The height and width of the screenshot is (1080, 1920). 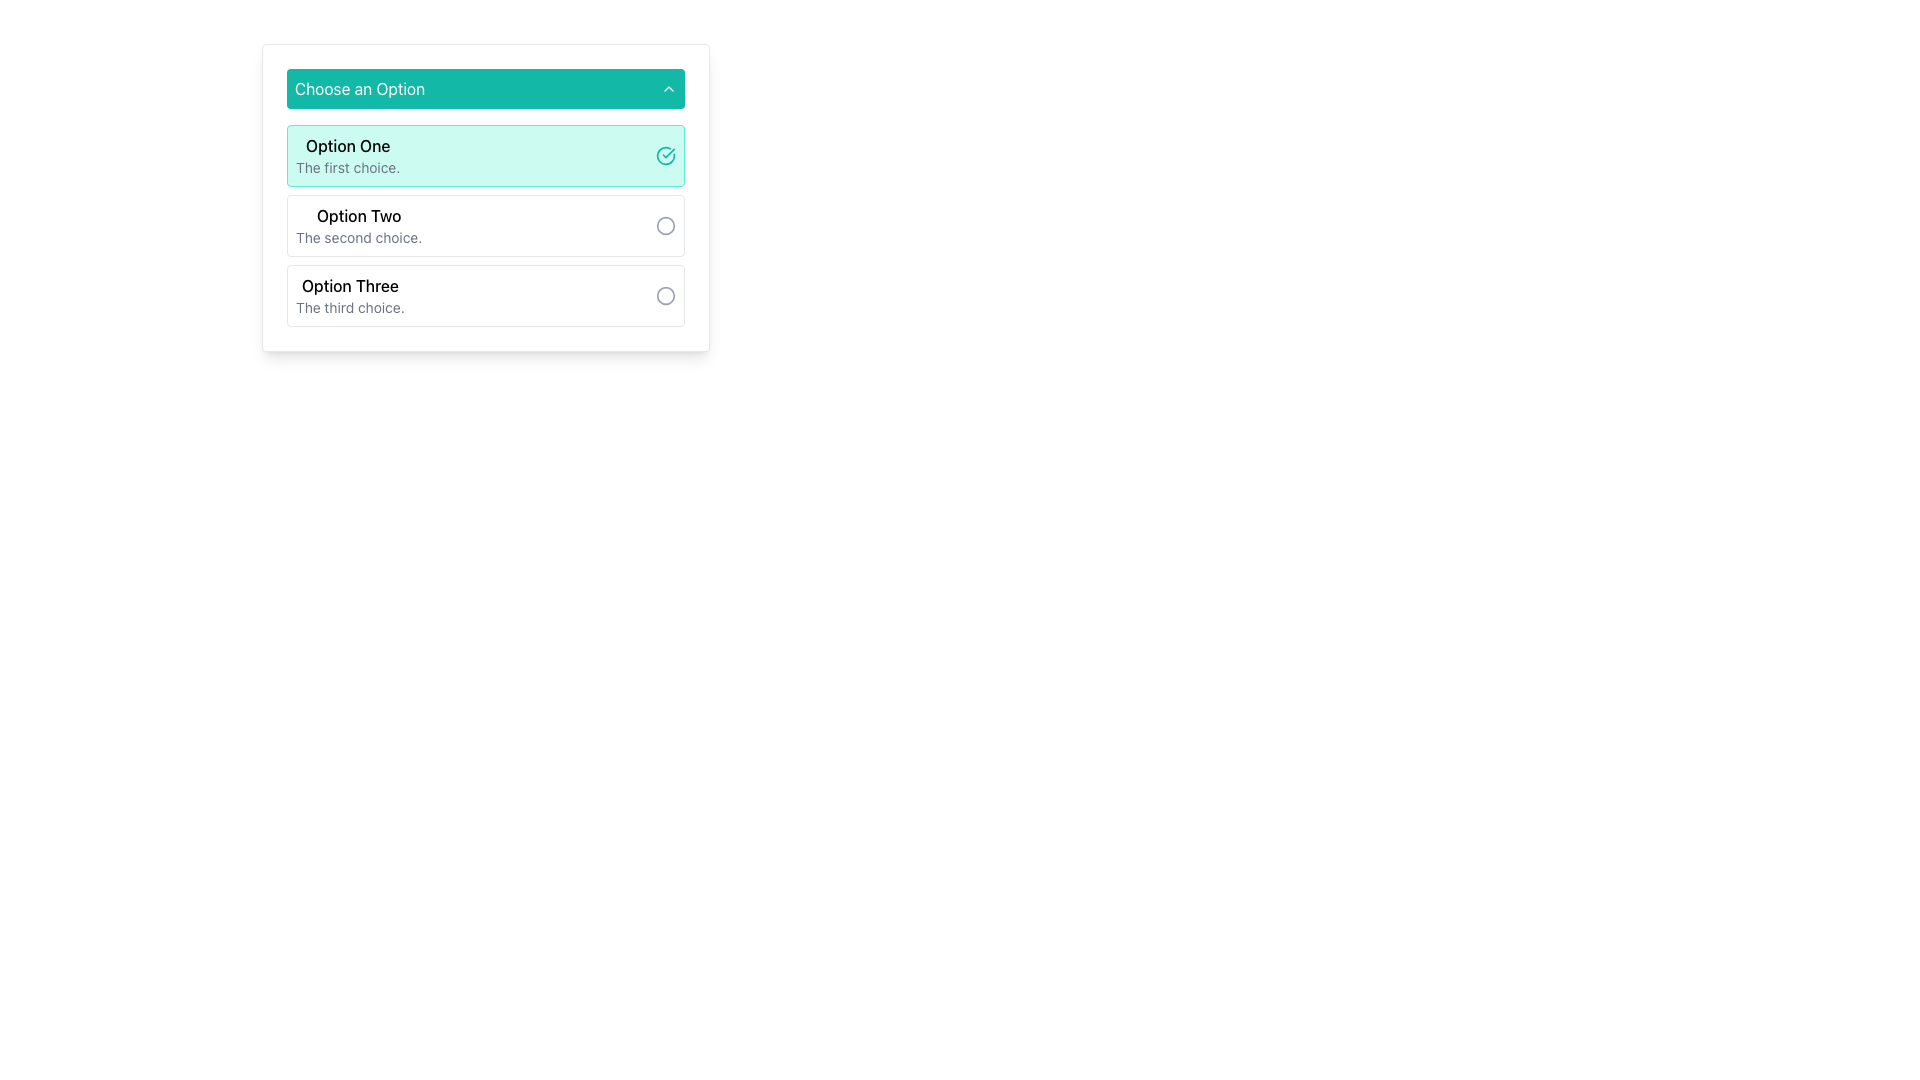 I want to click on the text label for the first selectable option in the dropdown menu located beneath the 'Choose an Option' header, so click(x=348, y=145).